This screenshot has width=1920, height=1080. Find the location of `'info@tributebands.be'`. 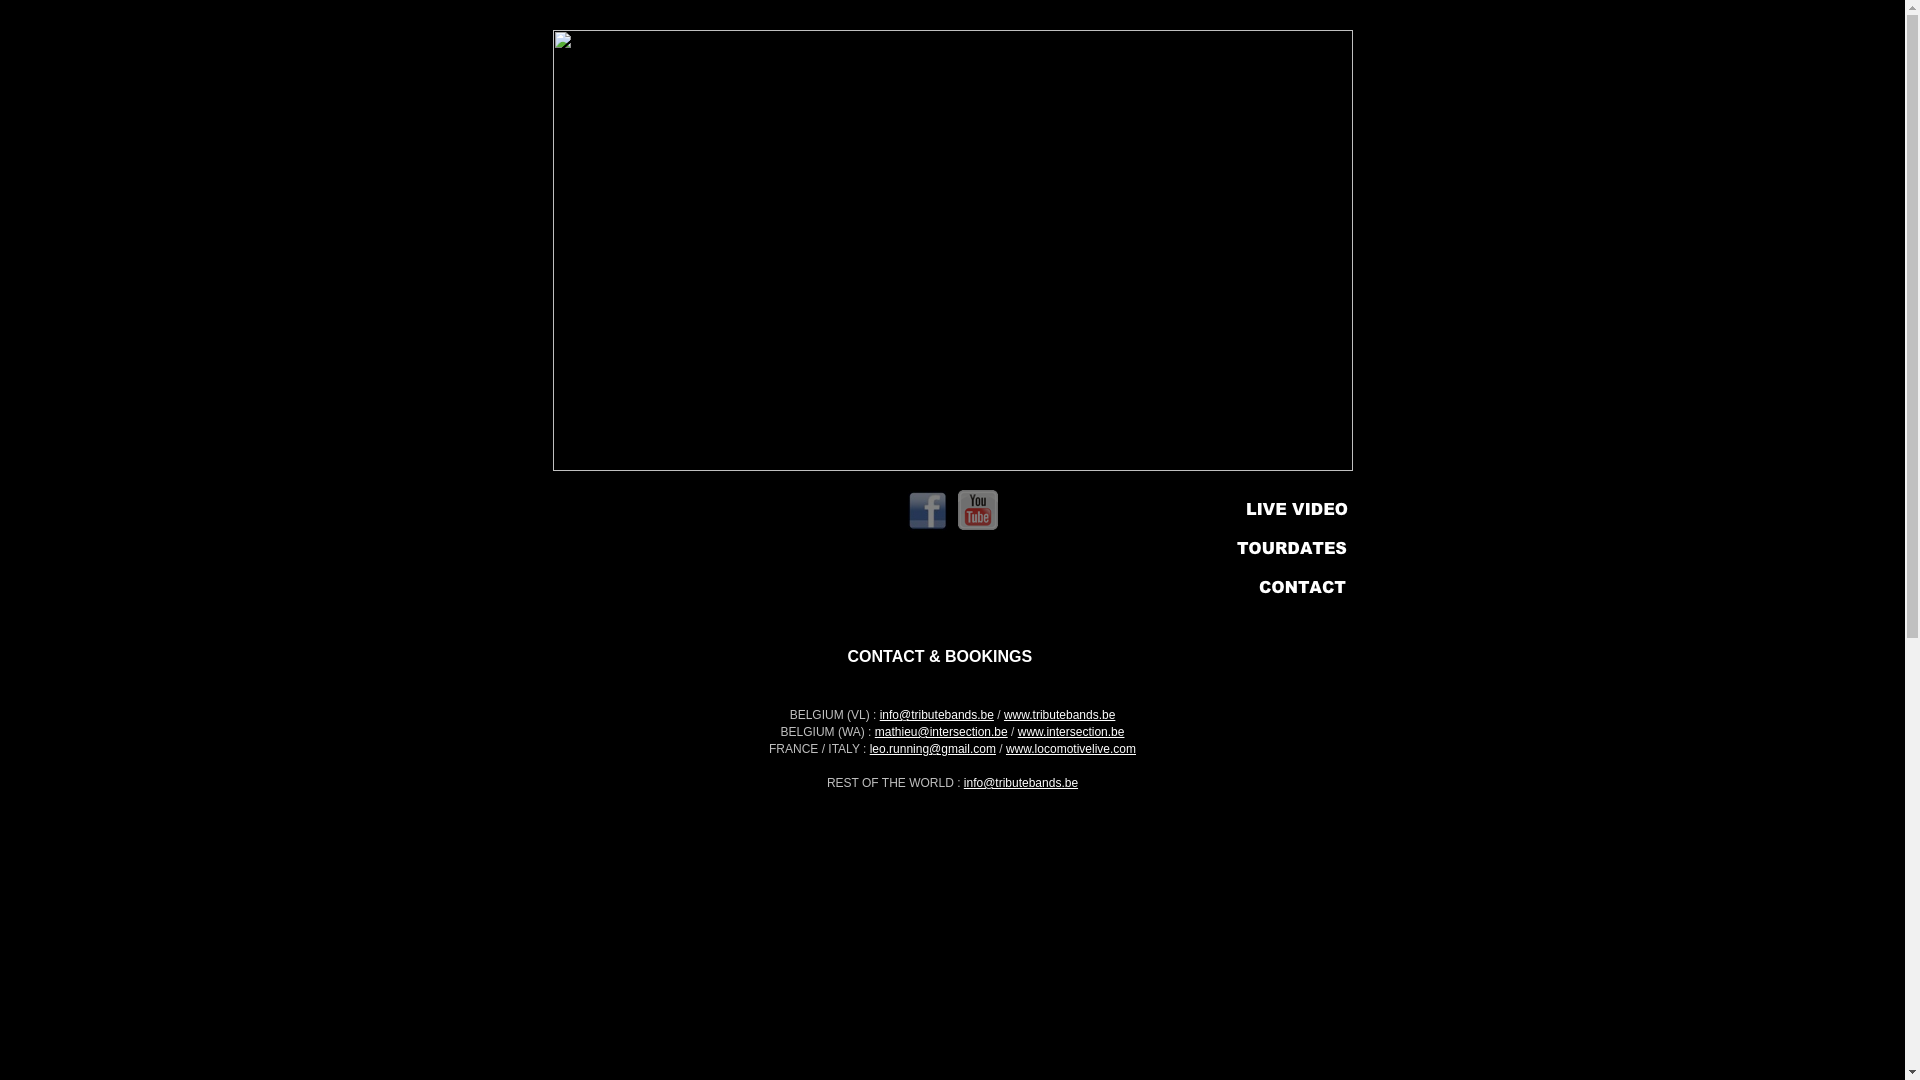

'info@tributebands.be' is located at coordinates (1021, 782).